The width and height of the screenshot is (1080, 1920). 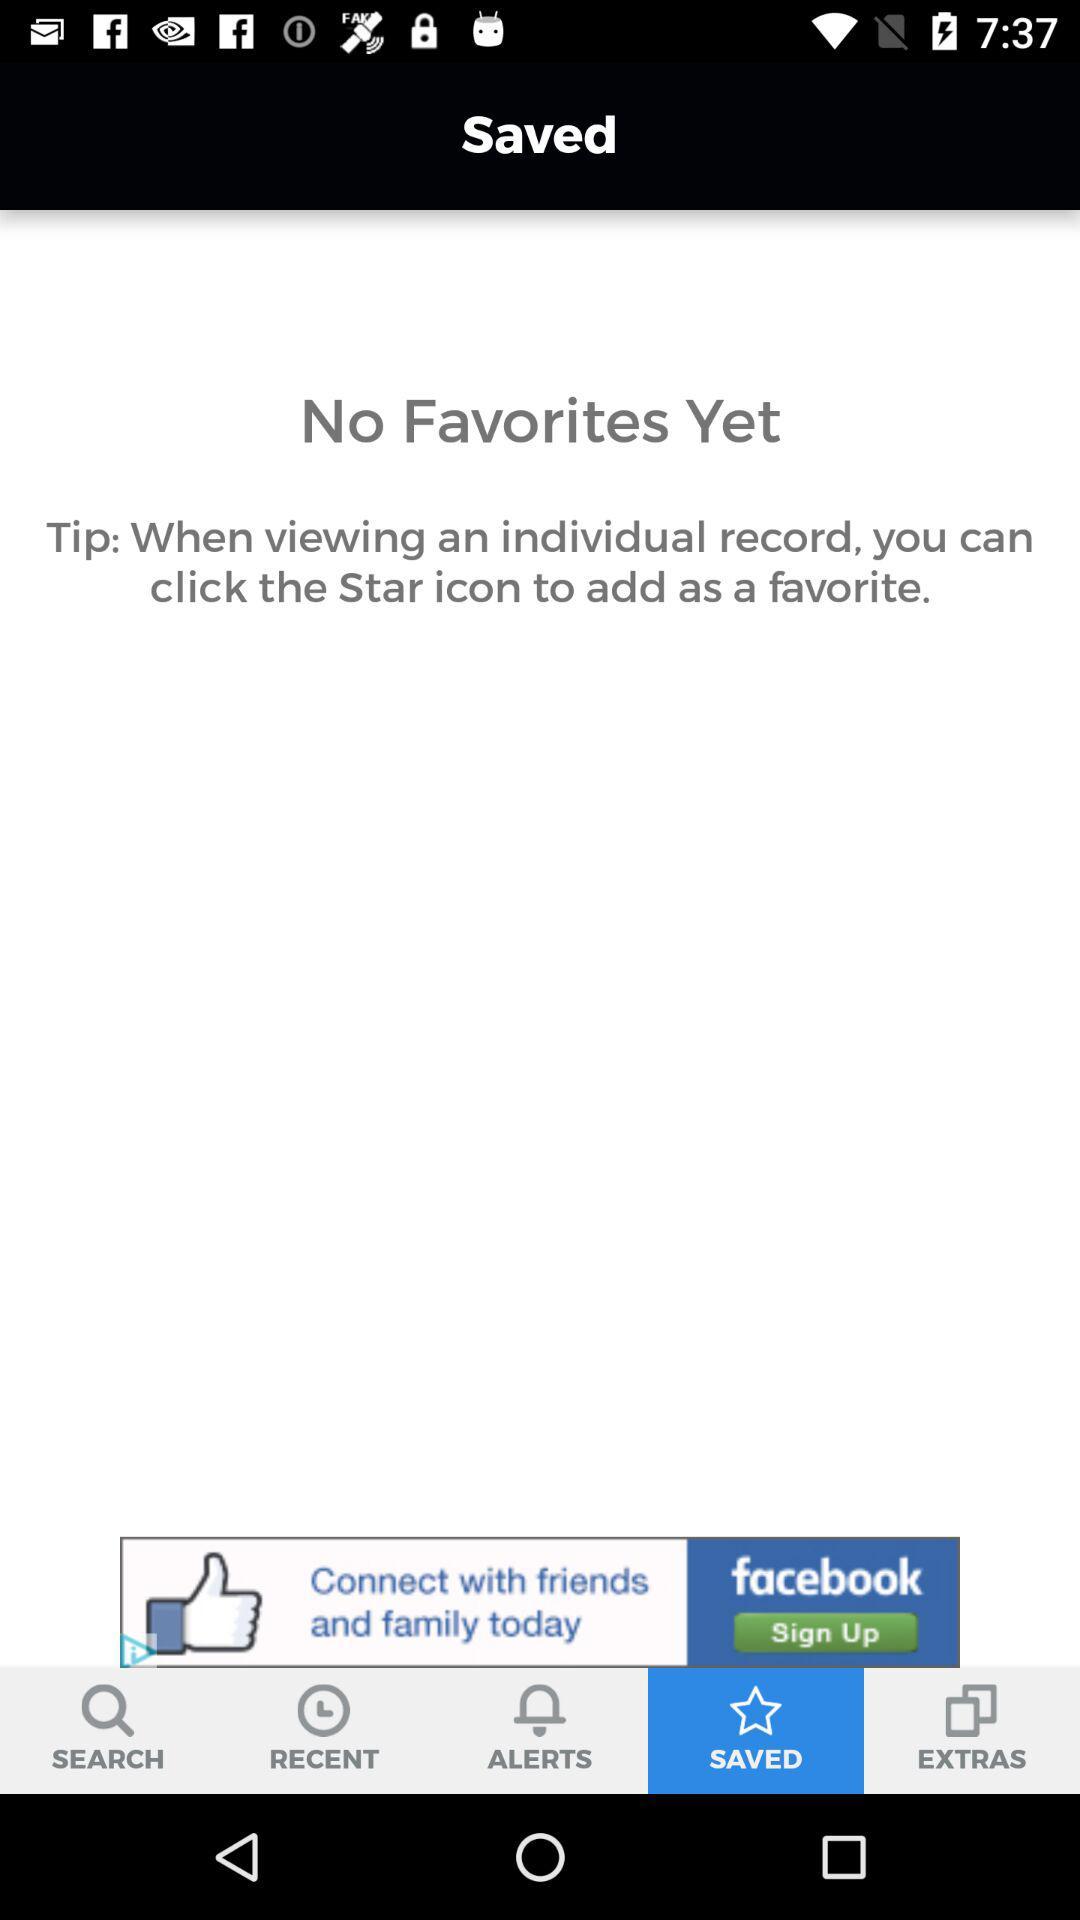 I want to click on recent, so click(x=323, y=1730).